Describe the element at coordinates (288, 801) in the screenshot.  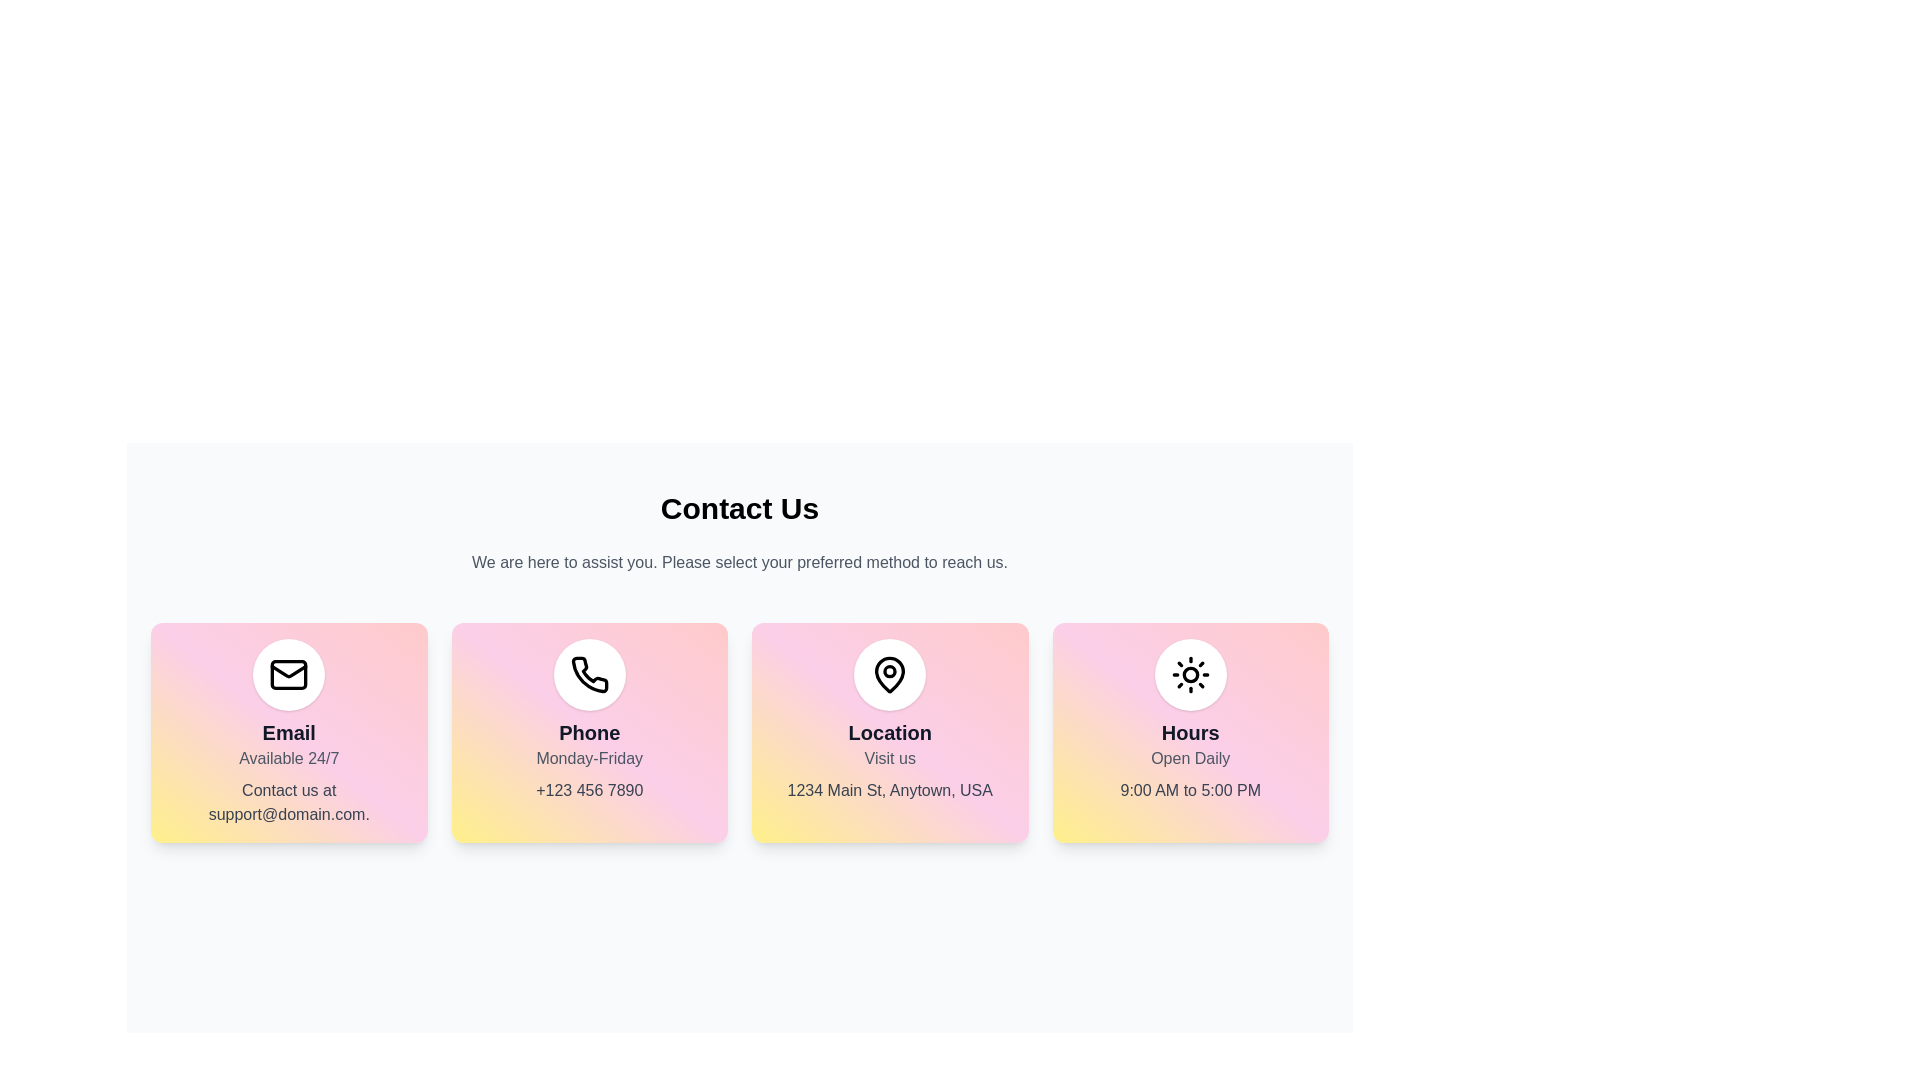
I see `information displayed in the gray text label that shows 'Contact us at support@domain.com.' positioned centrally in the card layout below 'Available 24/7'` at that location.